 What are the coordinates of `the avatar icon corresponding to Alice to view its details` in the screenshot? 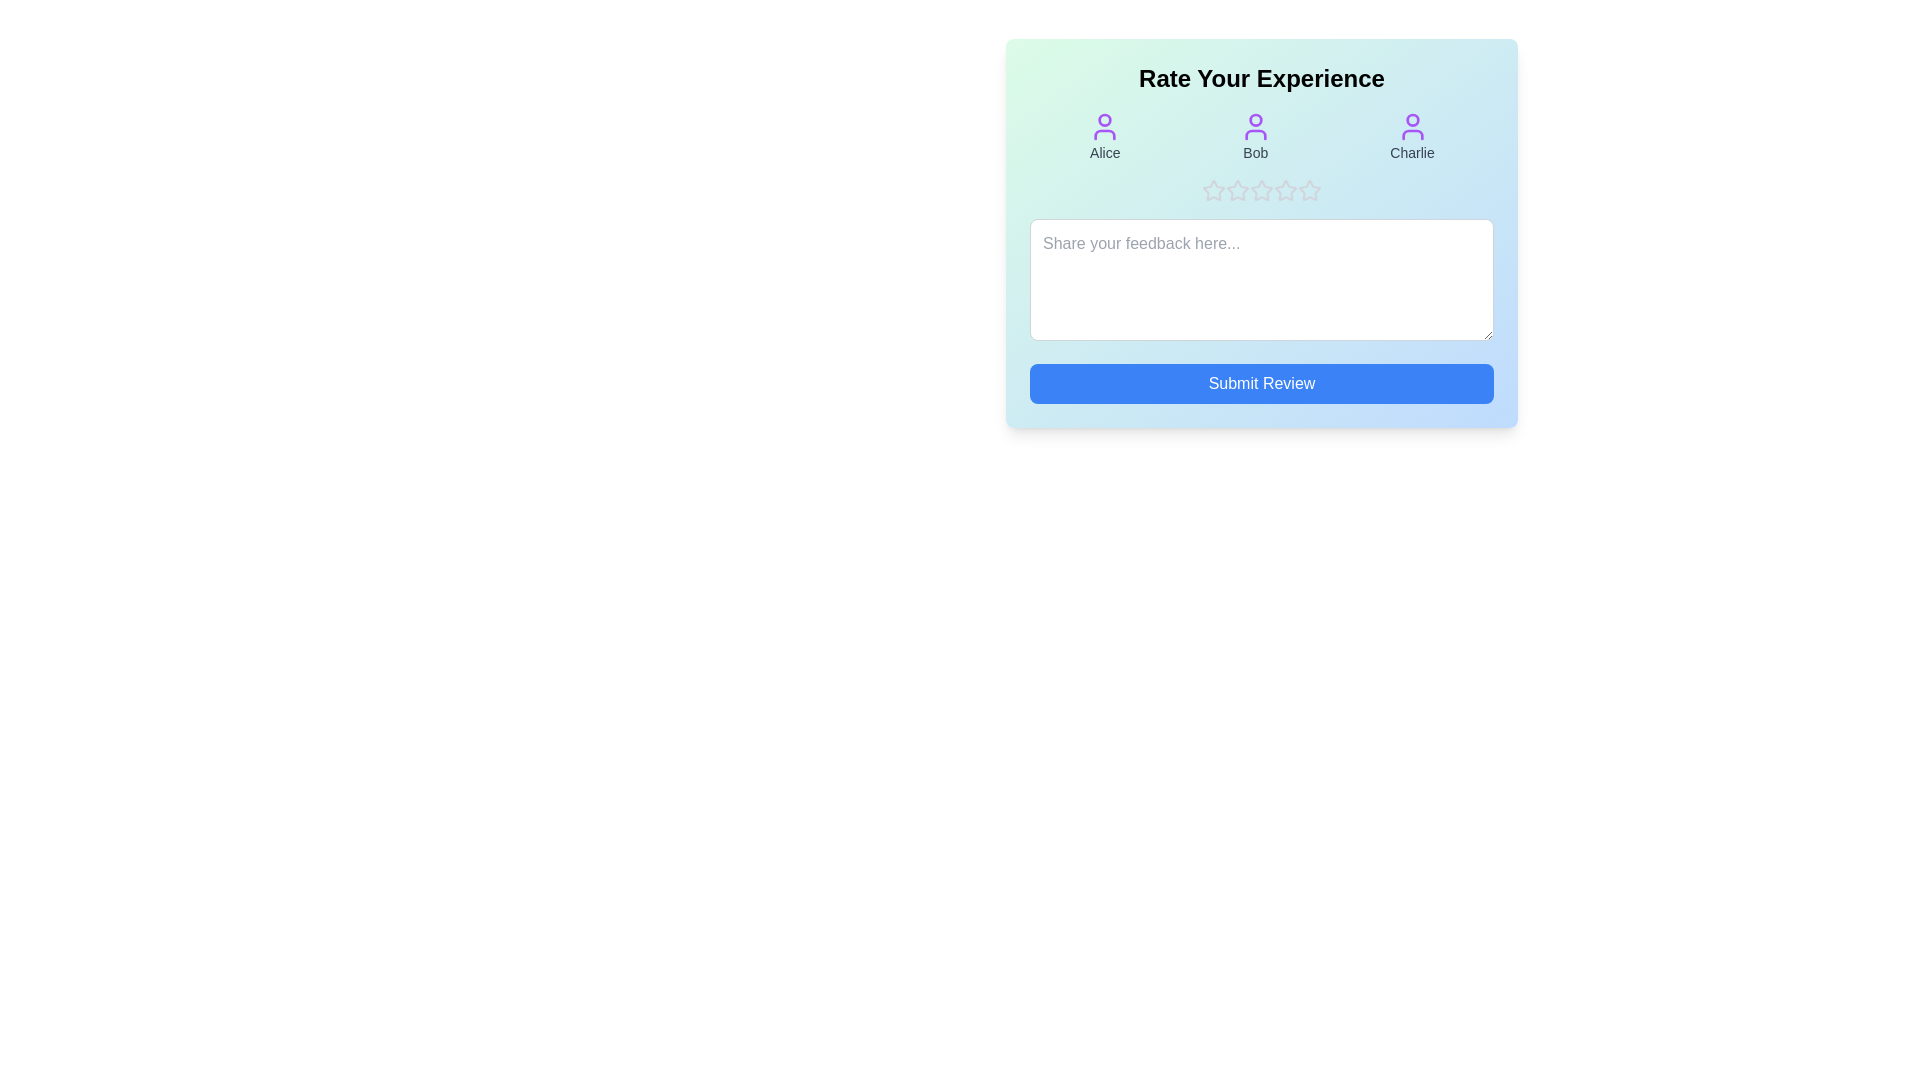 It's located at (1103, 136).